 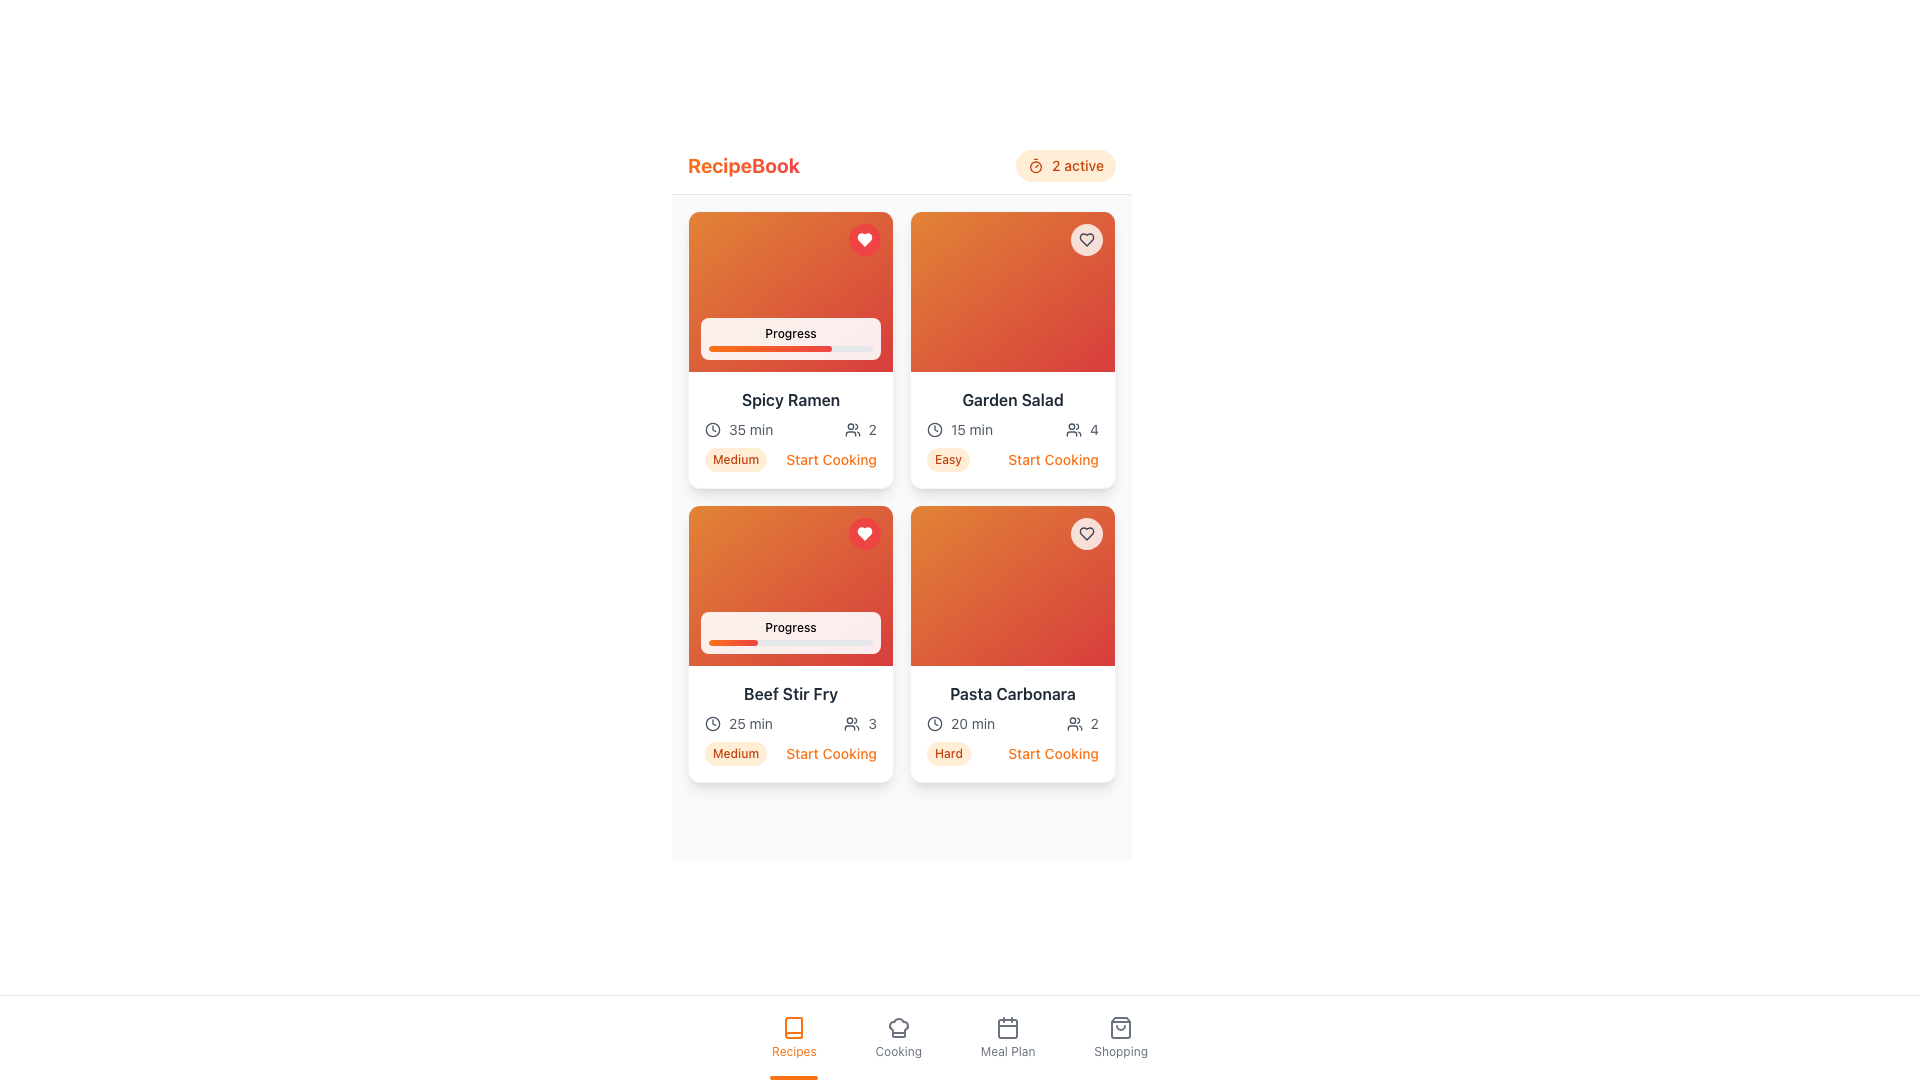 What do you see at coordinates (1012, 349) in the screenshot?
I see `the 'Garden Salad' interactive recipe card located` at bounding box center [1012, 349].